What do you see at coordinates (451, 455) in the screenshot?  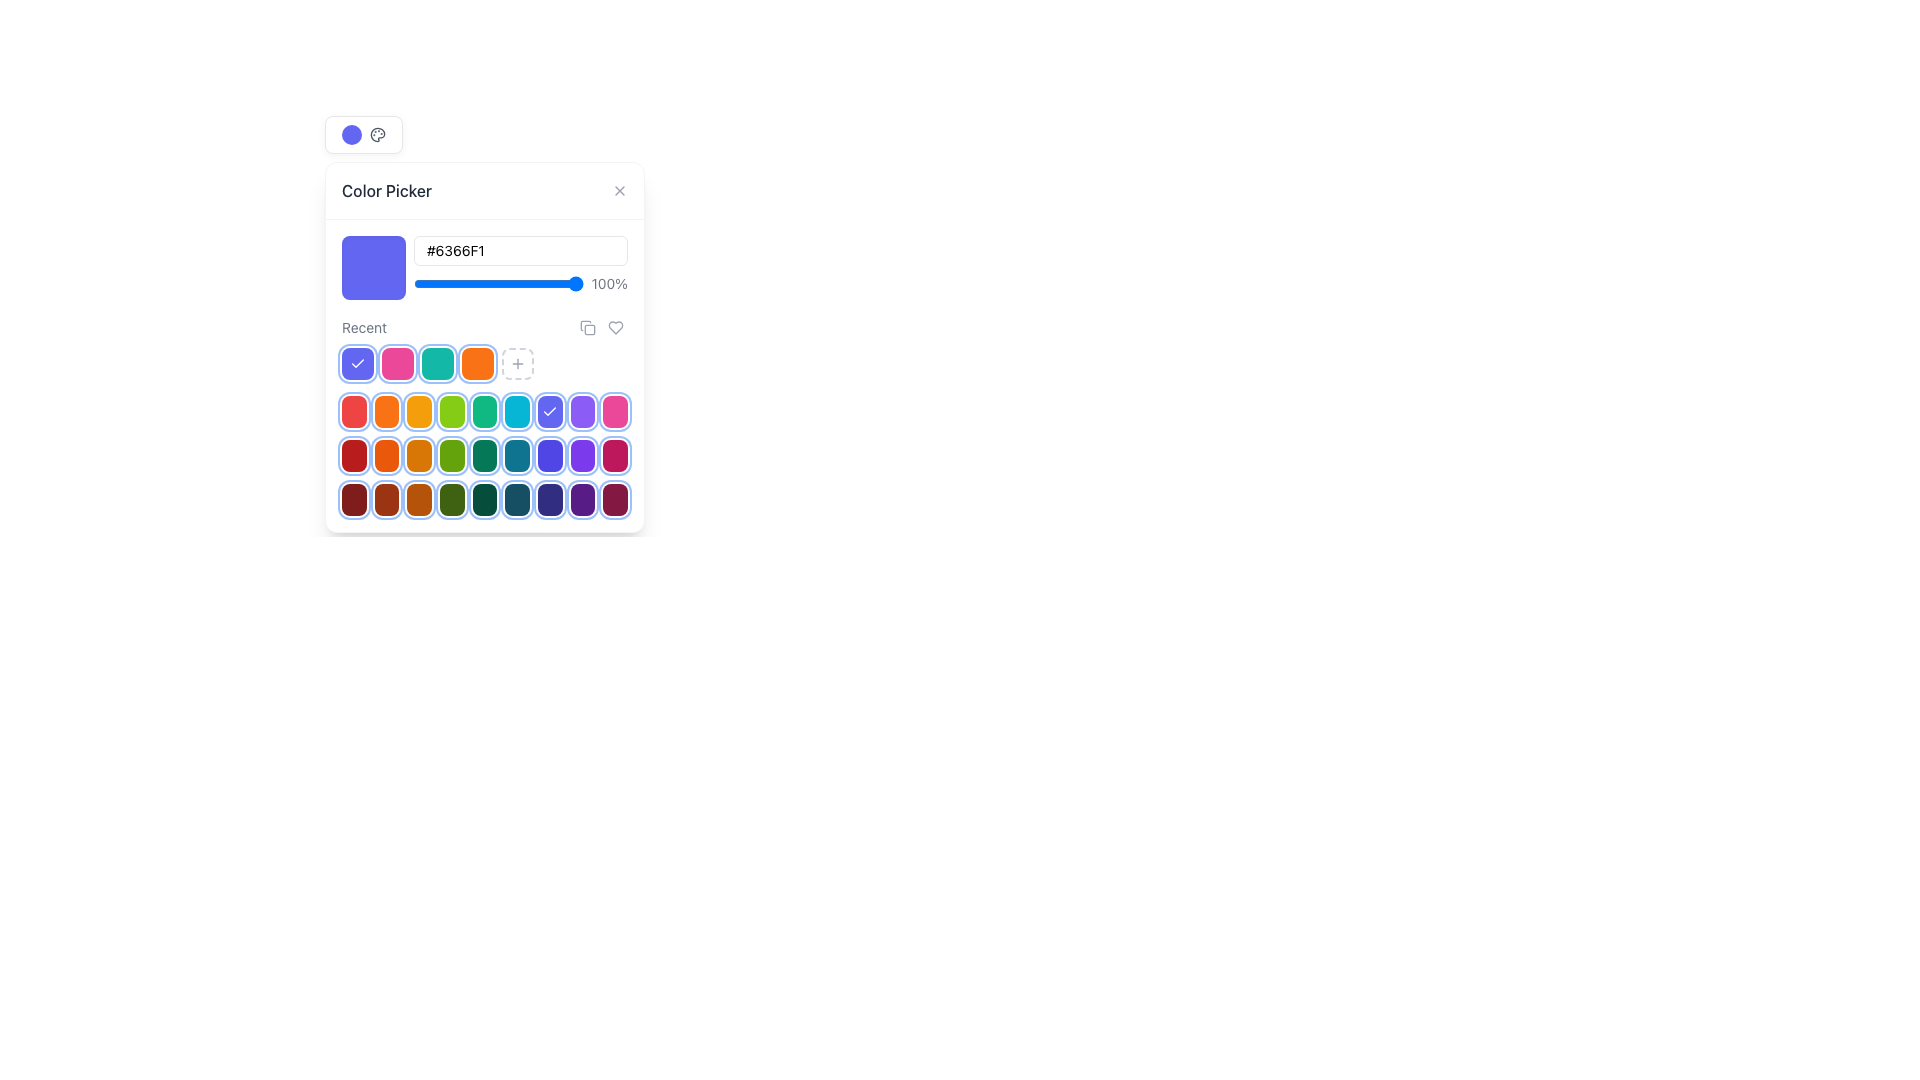 I see `the green color button located in the 'Recent' section of the color picker, which is the fourth square from the left in the second row` at bounding box center [451, 455].